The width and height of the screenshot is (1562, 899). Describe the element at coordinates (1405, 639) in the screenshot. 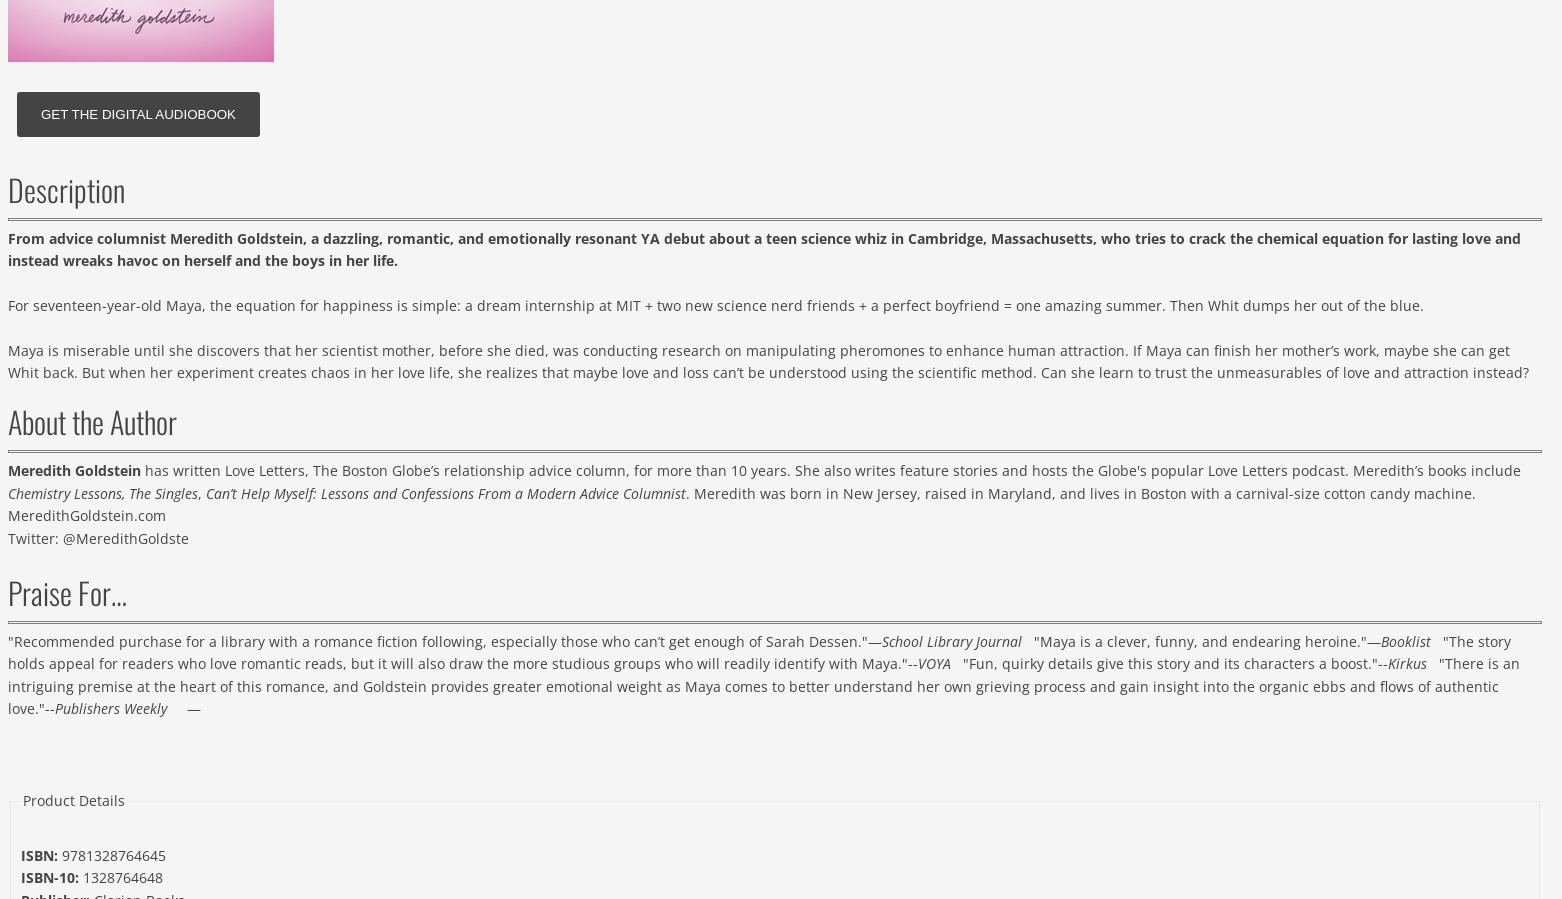

I see `'Booklist'` at that location.